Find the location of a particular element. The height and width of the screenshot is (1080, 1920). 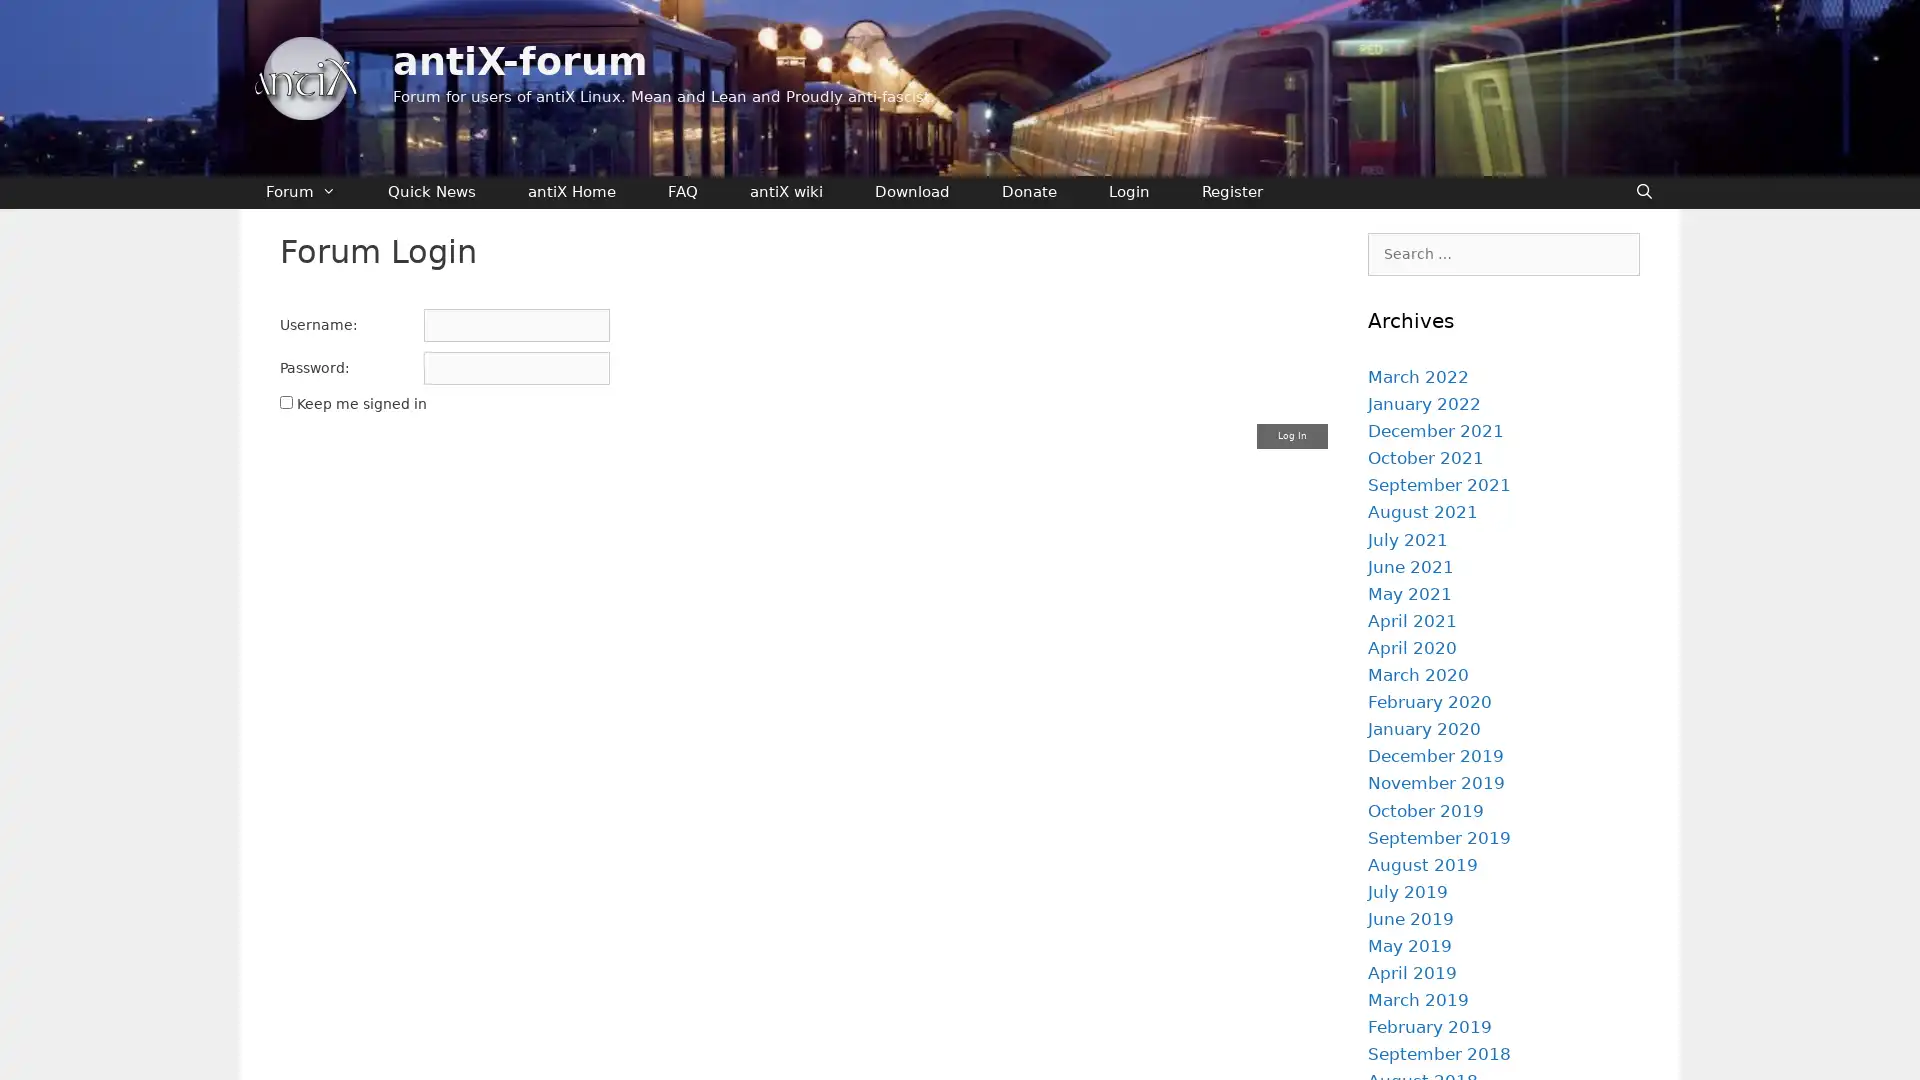

Log In is located at coordinates (1292, 434).